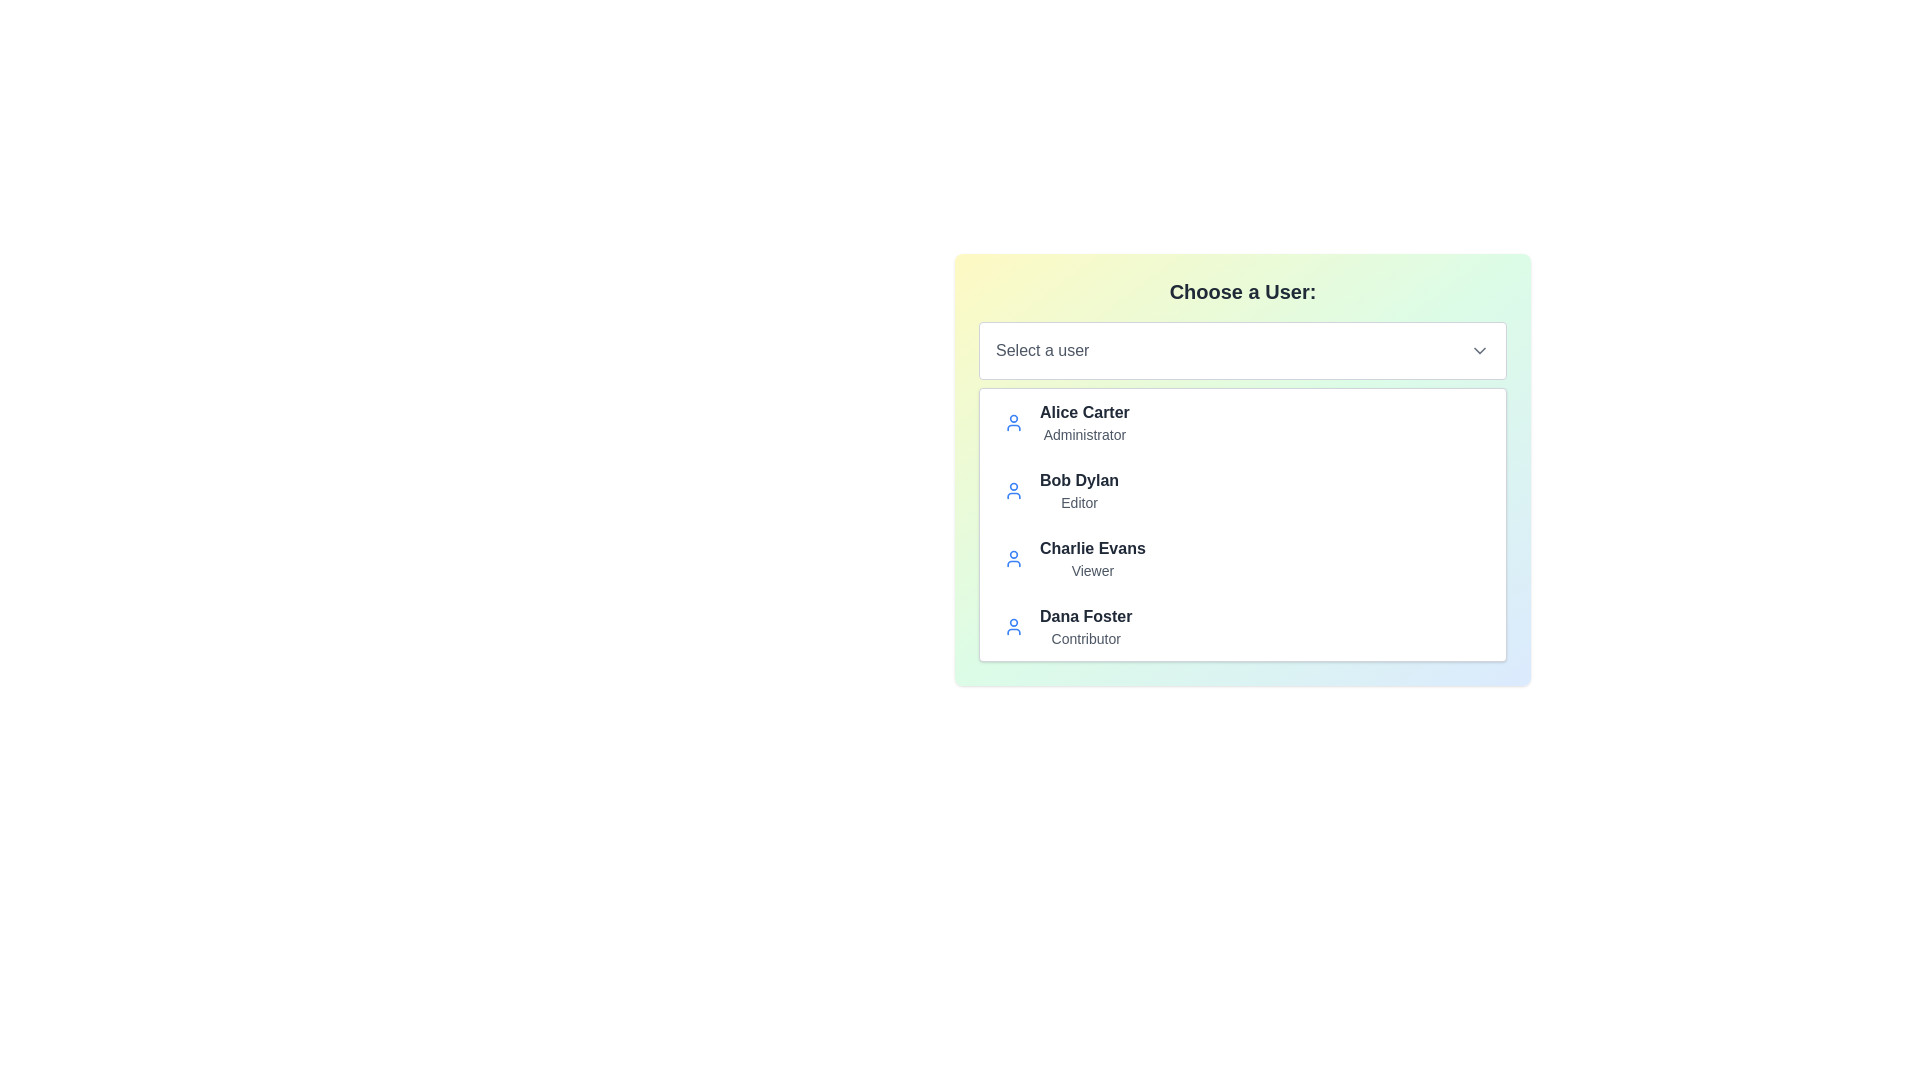  What do you see at coordinates (1085, 626) in the screenshot?
I see `the selectable user entry labeled 'Dana Foster' in the dropdown list to assign the role 'Contributor'. This entry is the fourth in the list, located directly beneath 'Charlie Evans Viewer'` at bounding box center [1085, 626].